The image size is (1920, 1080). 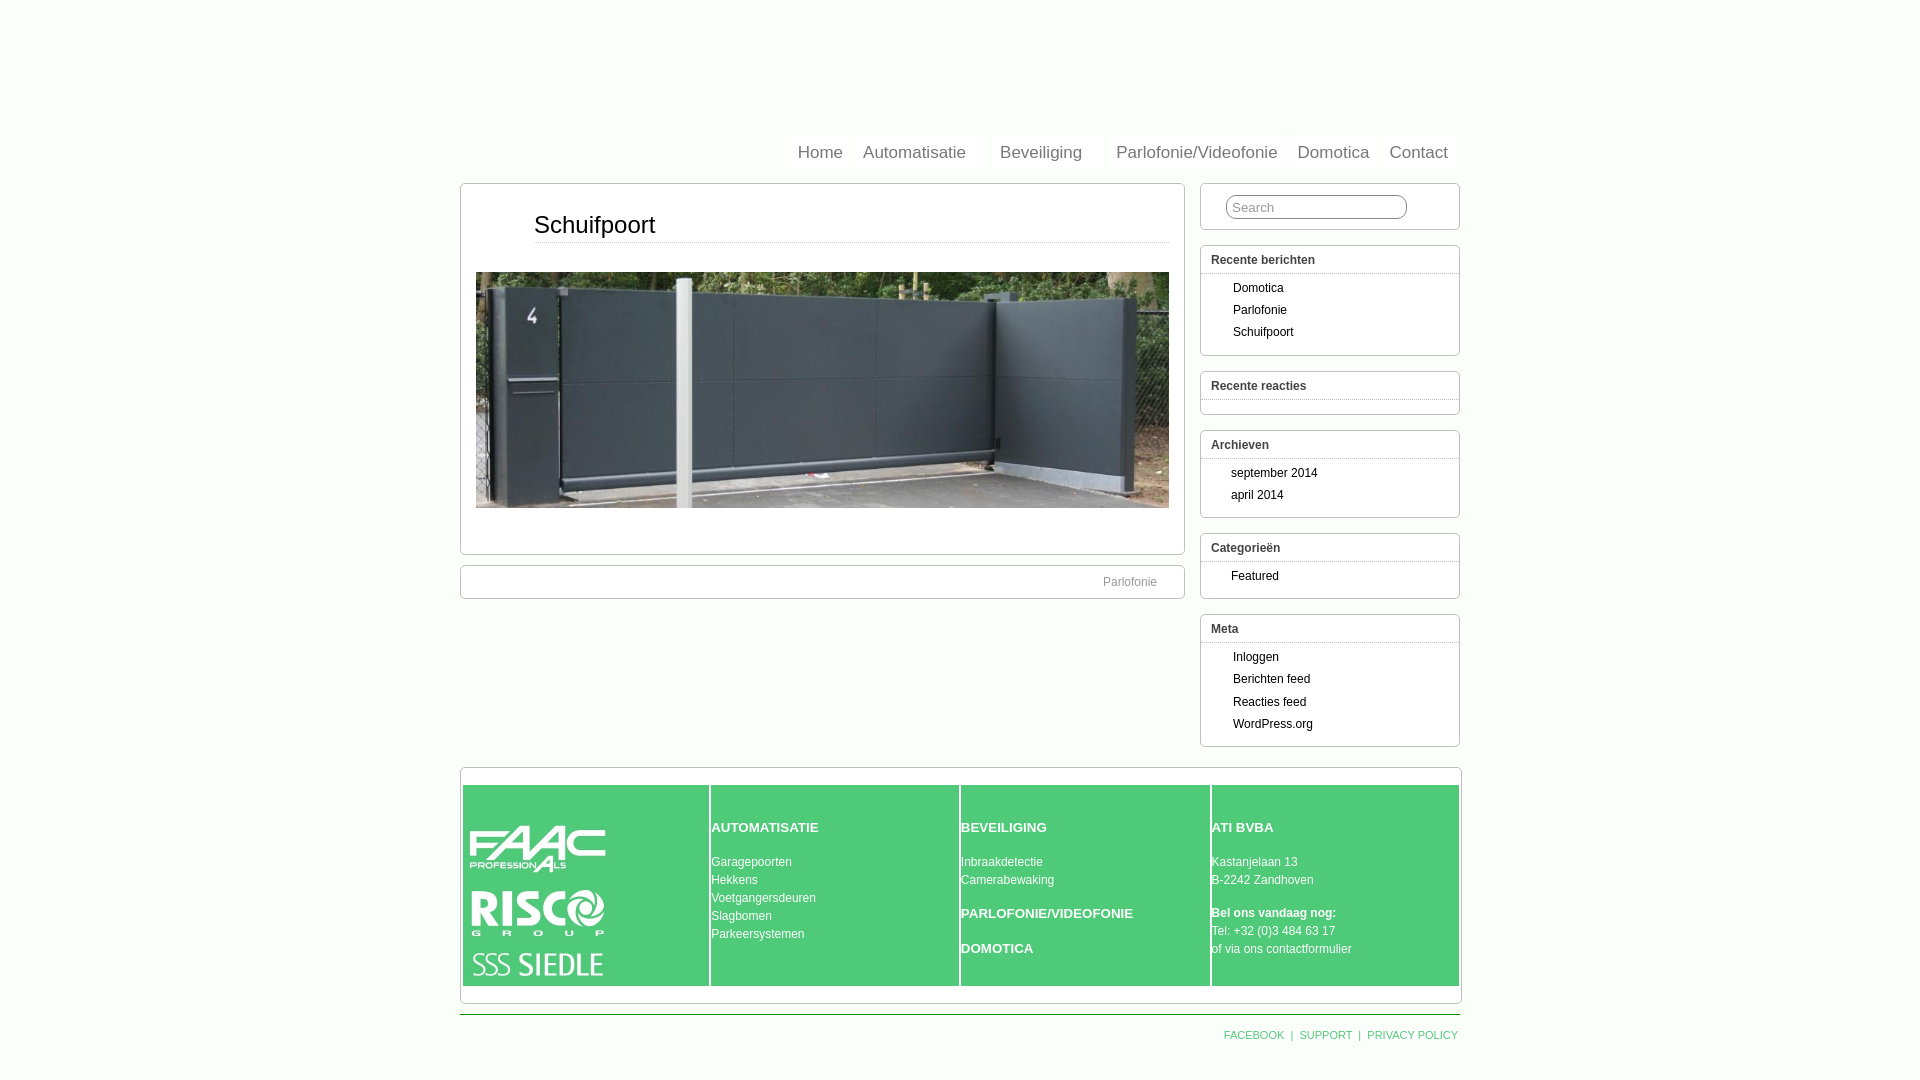 I want to click on 'PARLOFONIE/', so click(x=960, y=913).